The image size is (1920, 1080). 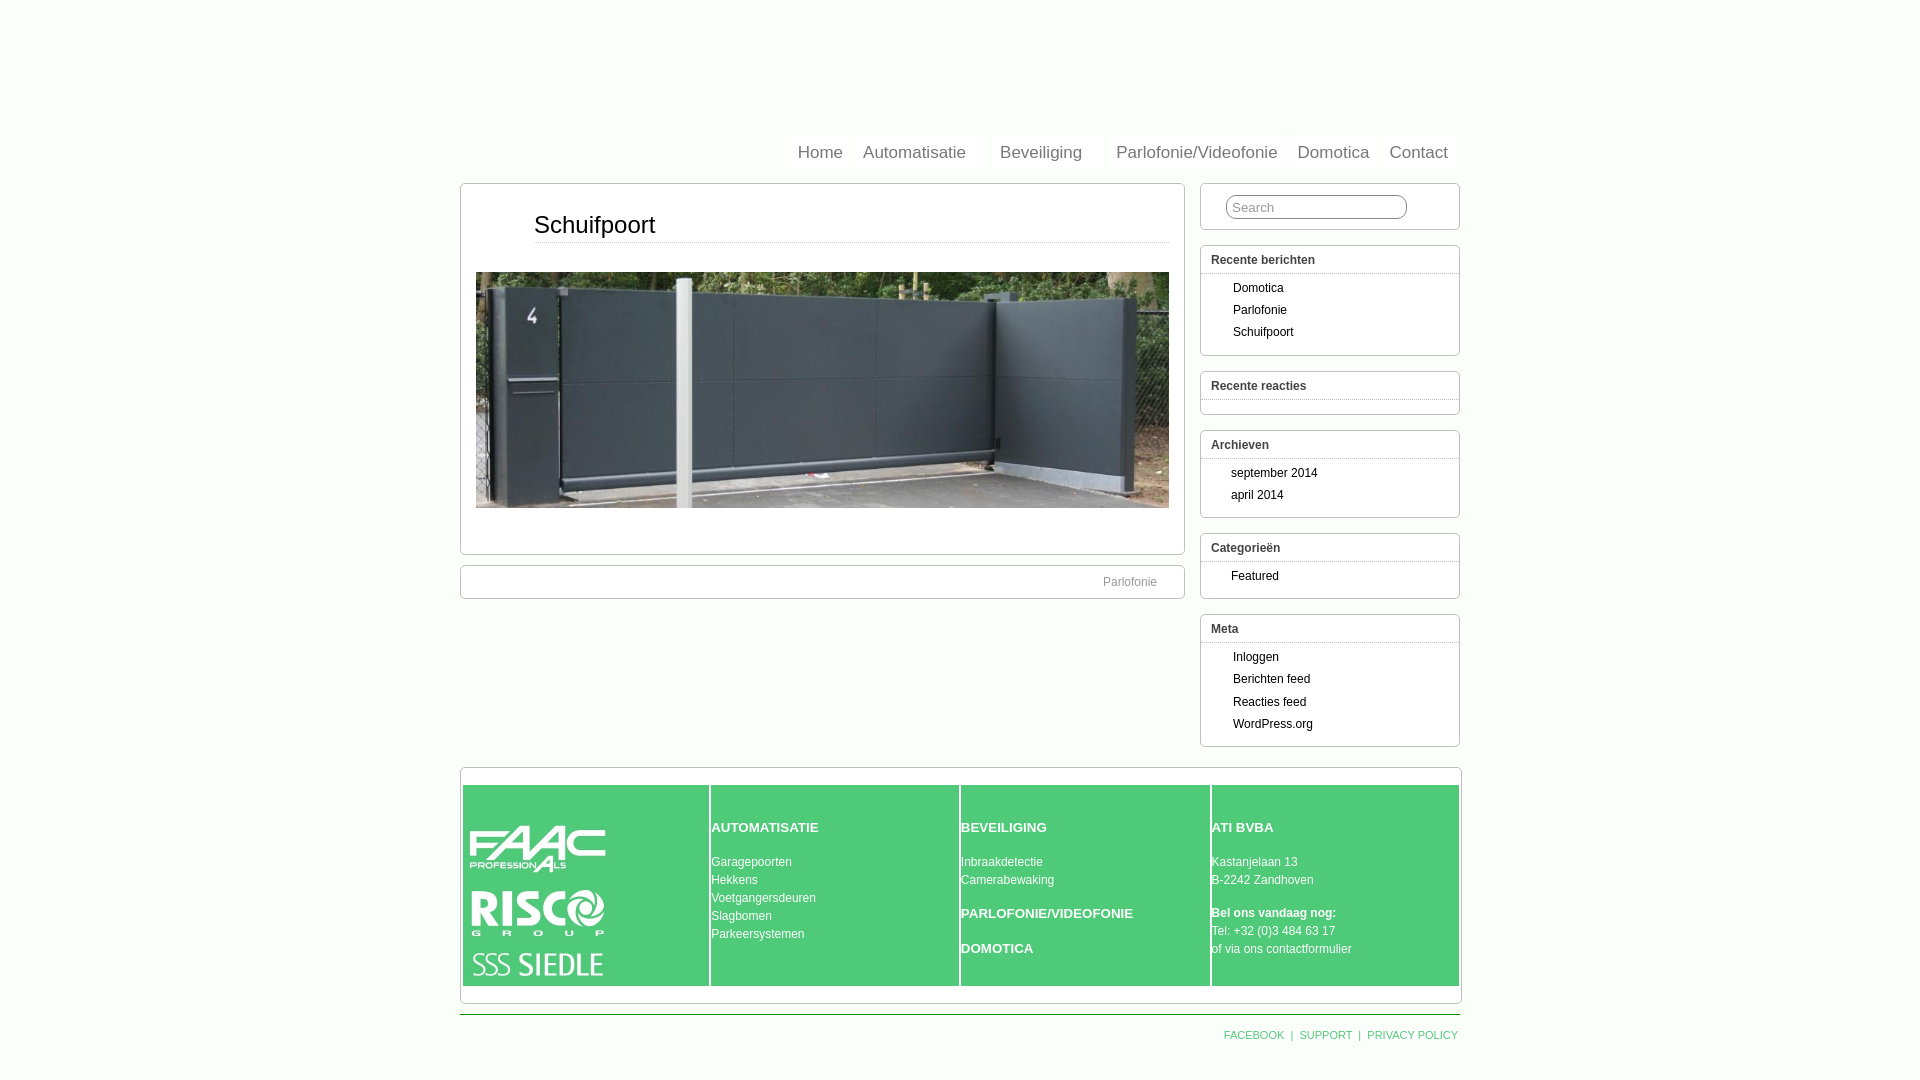 I want to click on 'PARLOFONIE/', so click(x=960, y=913).